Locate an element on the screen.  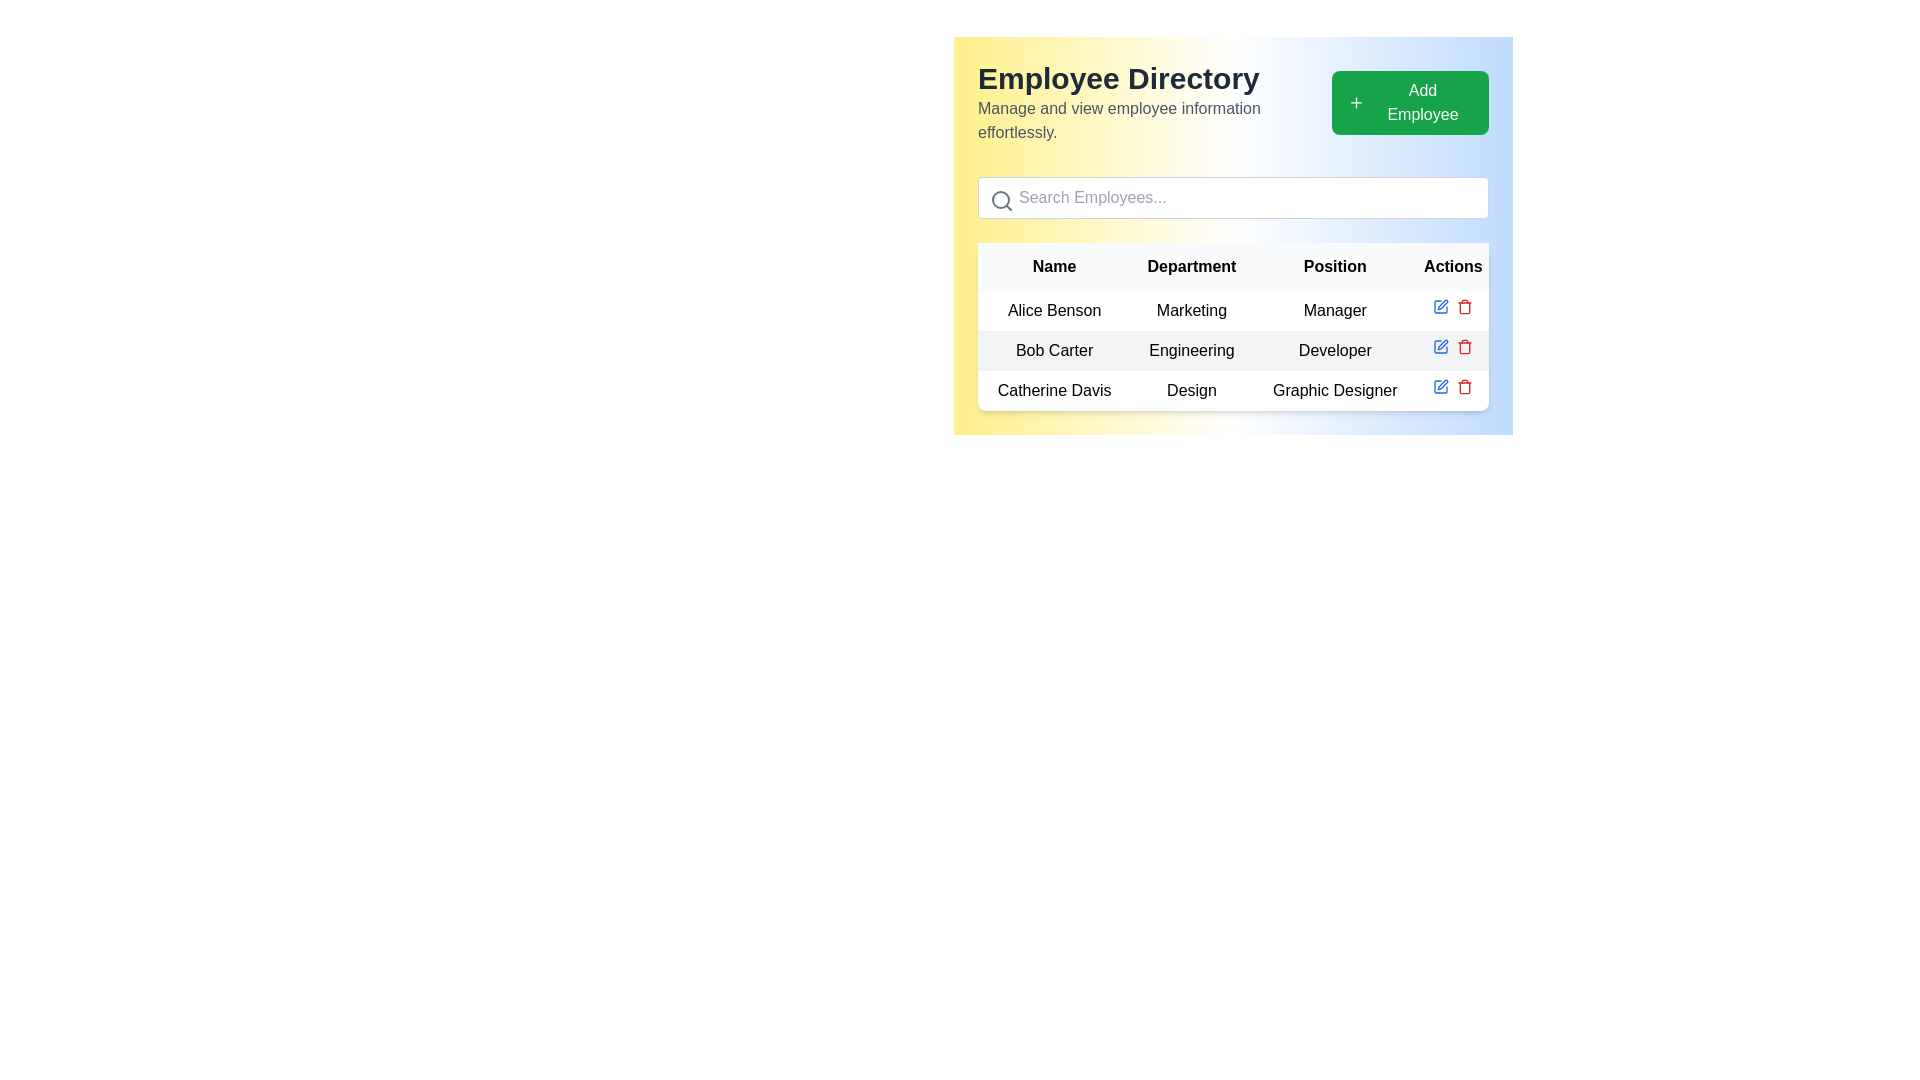
the text label displaying 'Alice Benson' located in the first row of the 'Name' column in the tabular grid layout is located at coordinates (1053, 311).